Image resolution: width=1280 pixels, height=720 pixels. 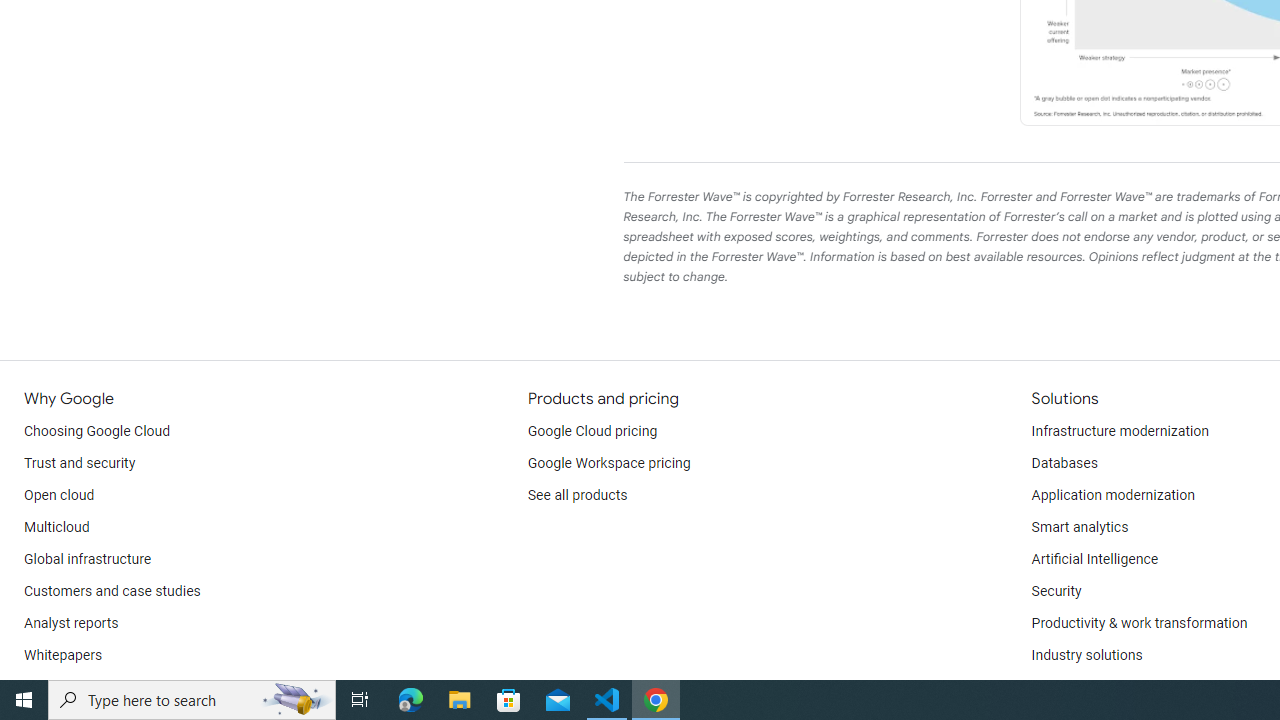 I want to click on 'Google Workspace pricing', so click(x=608, y=464).